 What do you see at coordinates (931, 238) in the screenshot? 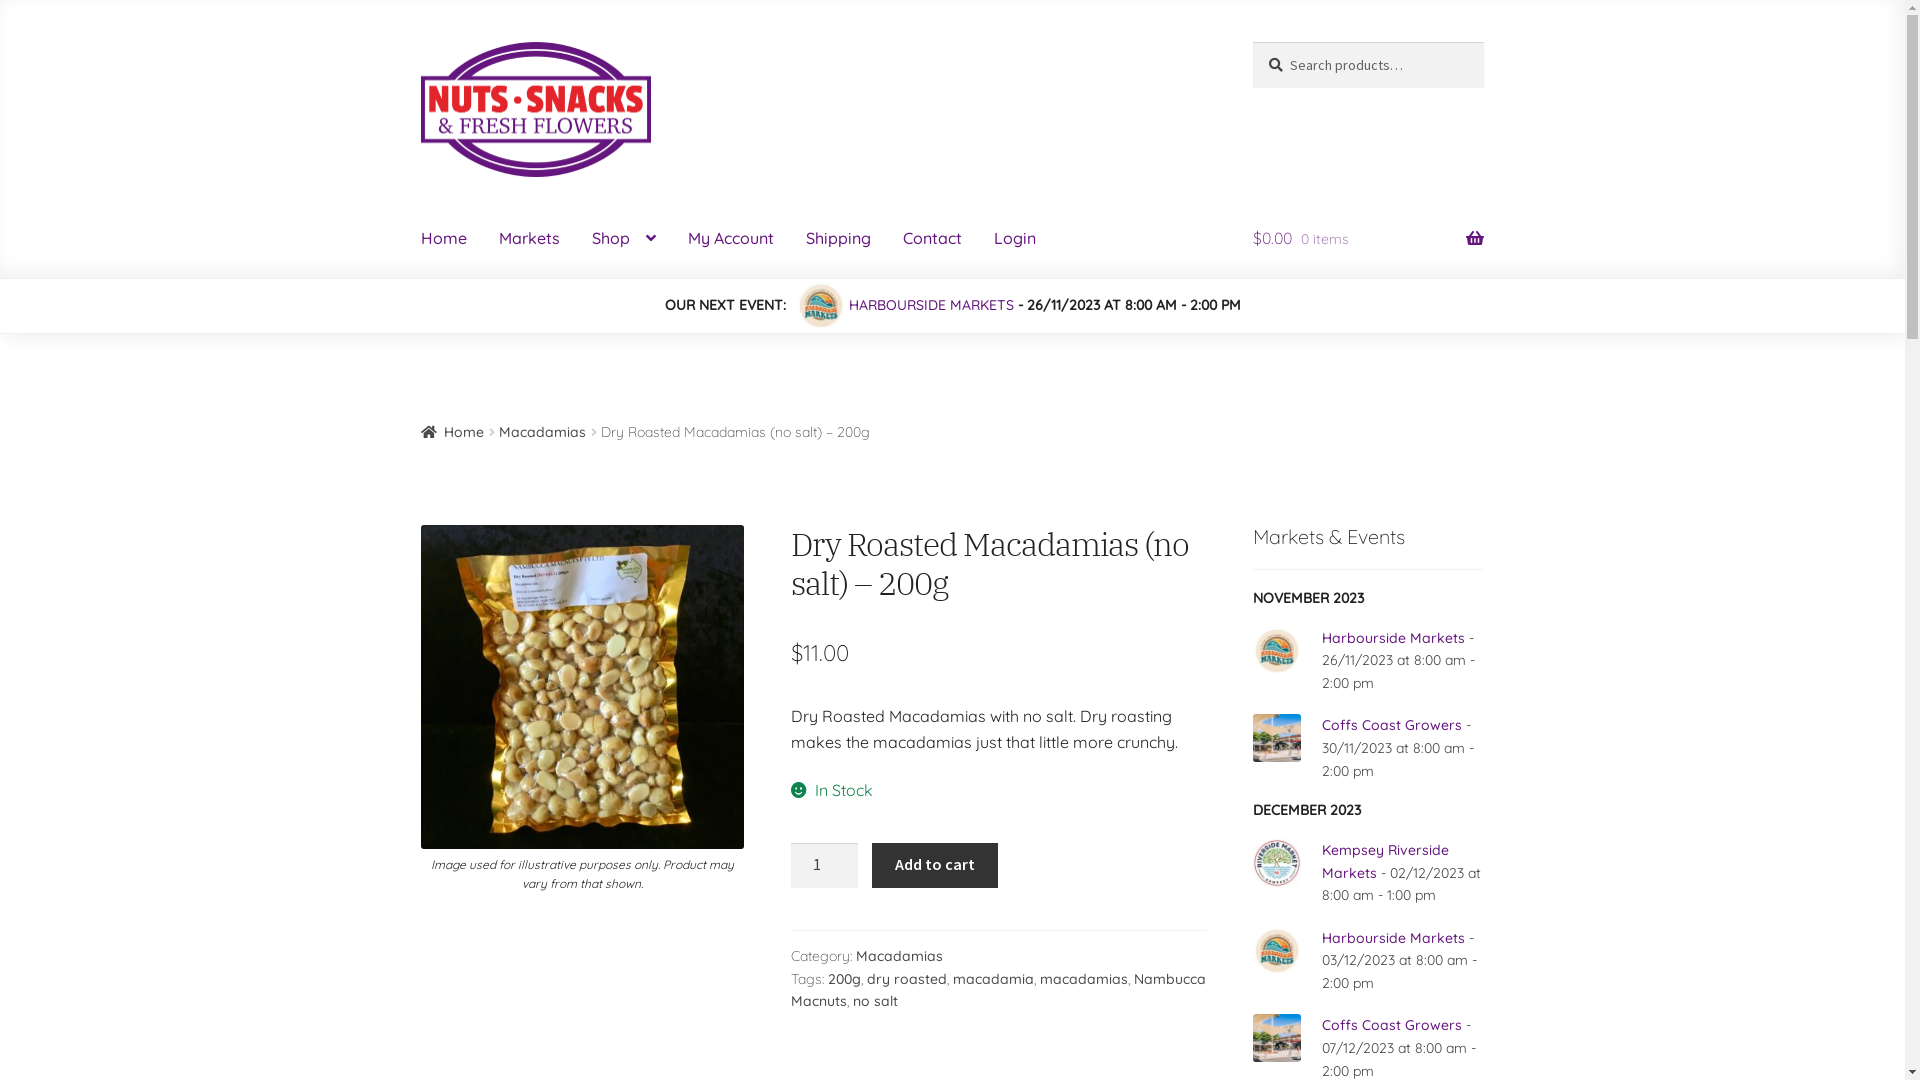
I see `'Contact'` at bounding box center [931, 238].